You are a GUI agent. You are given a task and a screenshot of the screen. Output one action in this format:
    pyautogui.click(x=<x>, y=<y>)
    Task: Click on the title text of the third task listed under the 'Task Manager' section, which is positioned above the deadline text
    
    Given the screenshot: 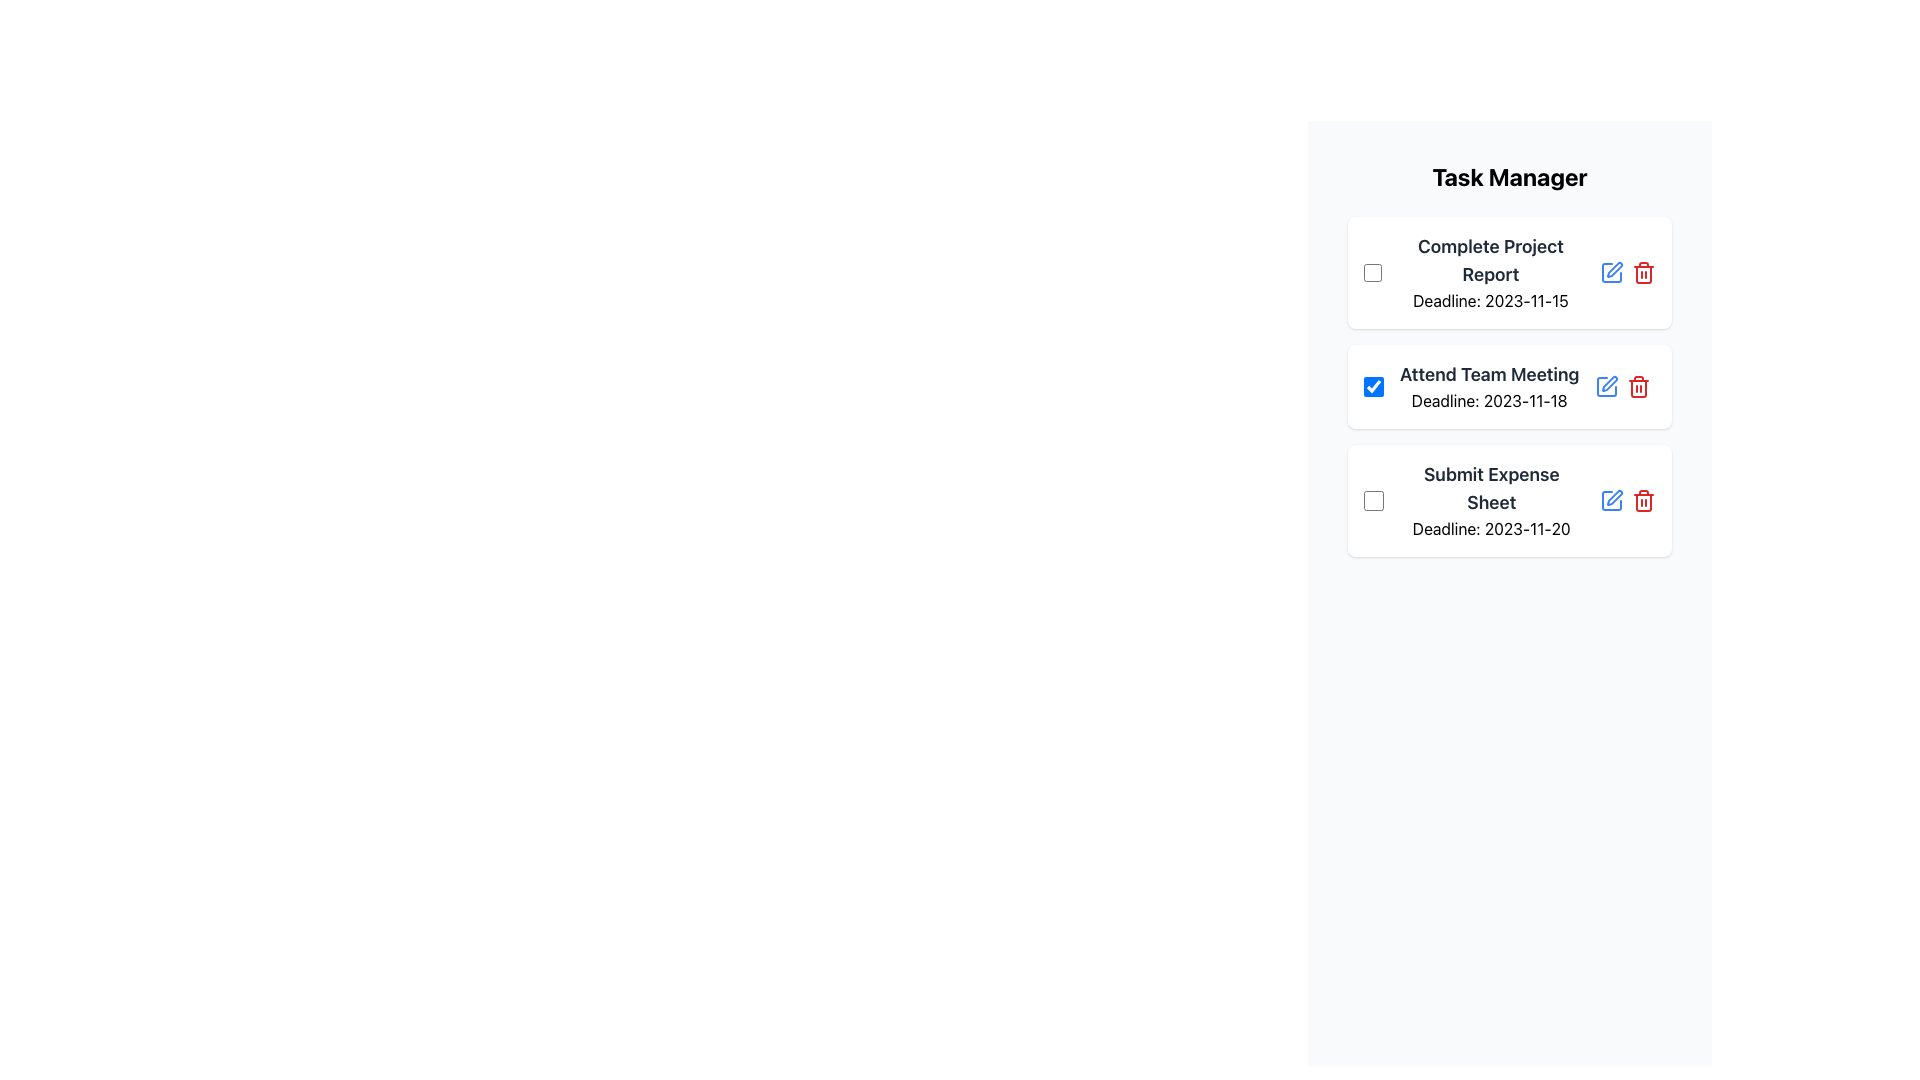 What is the action you would take?
    pyautogui.click(x=1491, y=489)
    